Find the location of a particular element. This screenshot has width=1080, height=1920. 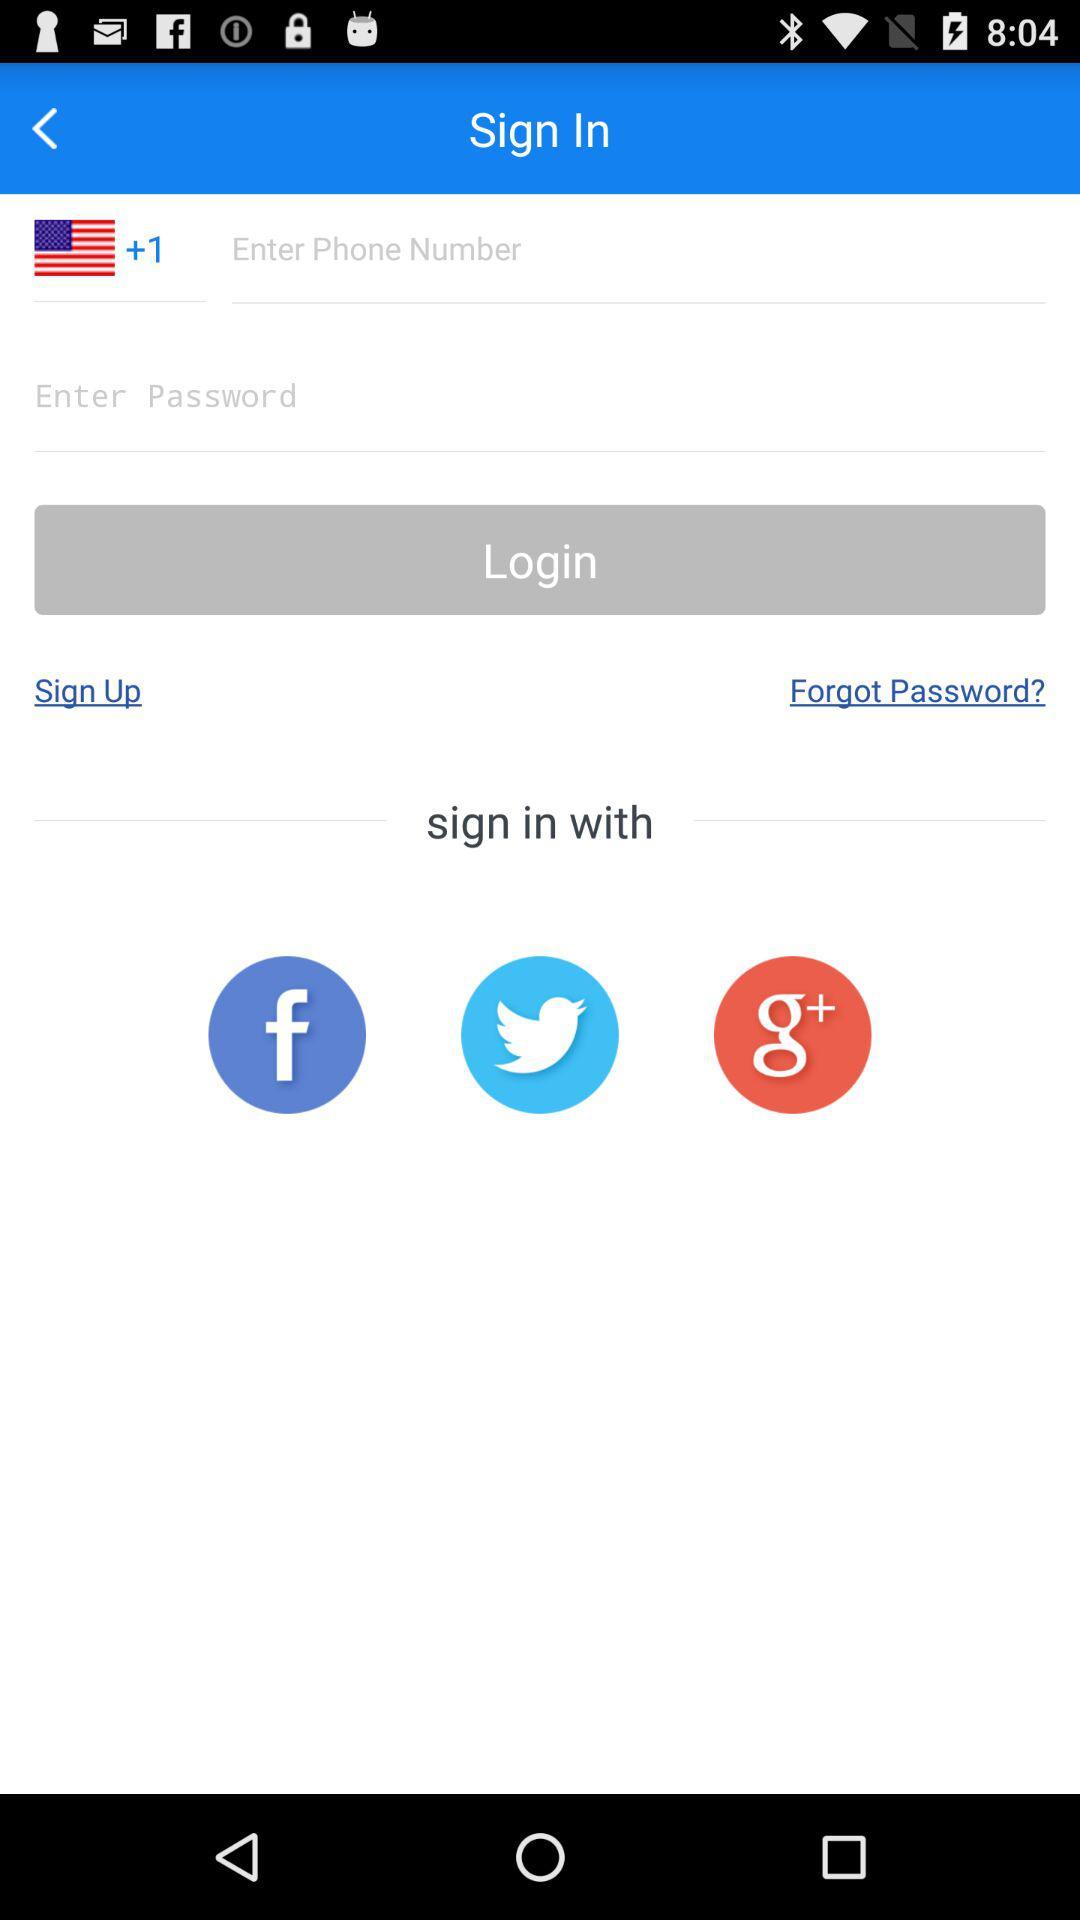

twitter icon is located at coordinates (540, 1035).